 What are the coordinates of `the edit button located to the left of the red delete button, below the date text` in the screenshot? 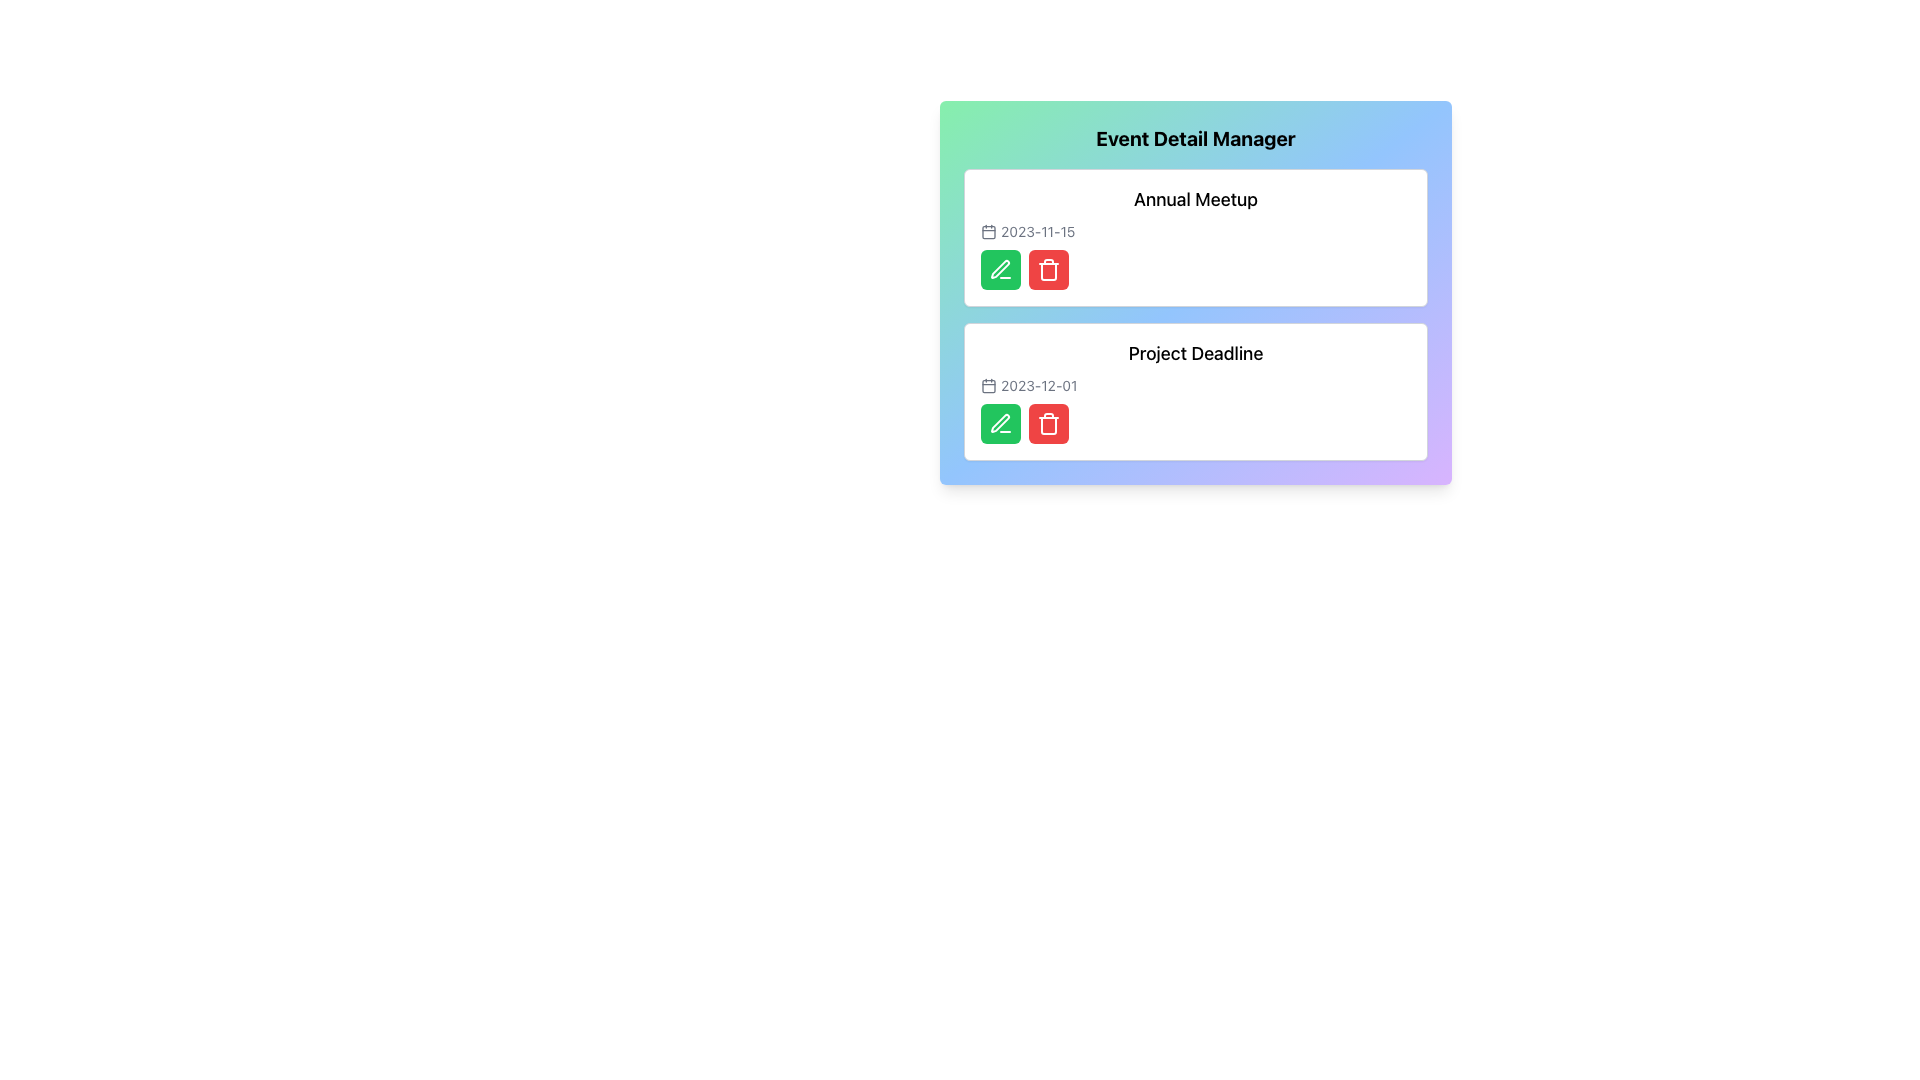 It's located at (1000, 268).